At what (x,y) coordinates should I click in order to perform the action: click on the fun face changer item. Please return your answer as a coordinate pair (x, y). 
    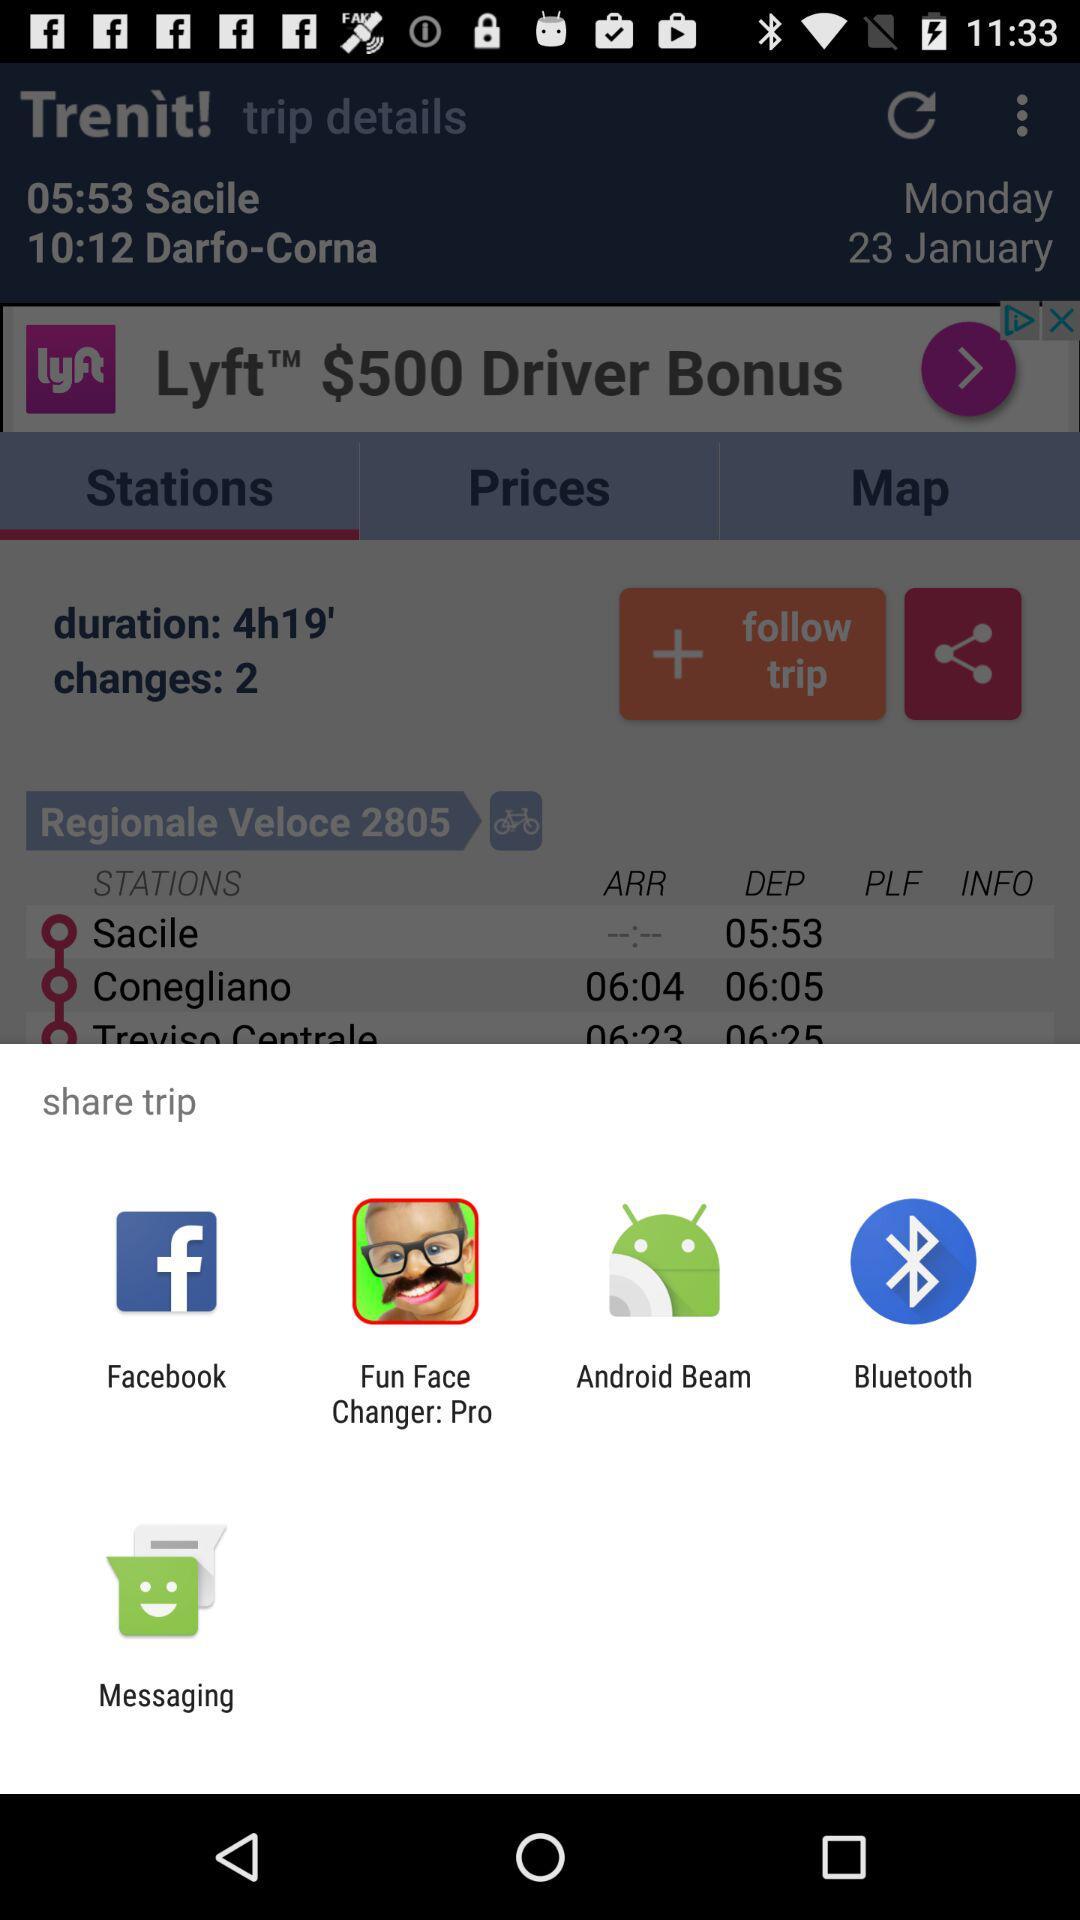
    Looking at the image, I should click on (414, 1392).